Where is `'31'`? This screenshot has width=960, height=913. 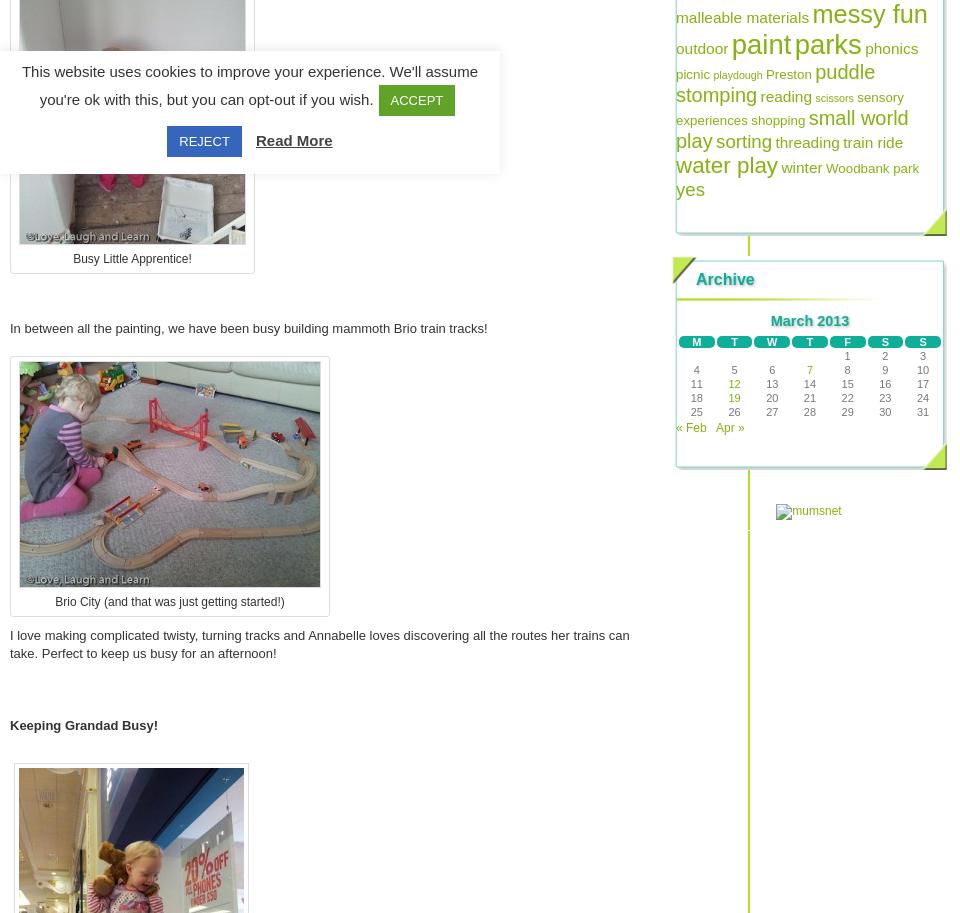
'31' is located at coordinates (922, 411).